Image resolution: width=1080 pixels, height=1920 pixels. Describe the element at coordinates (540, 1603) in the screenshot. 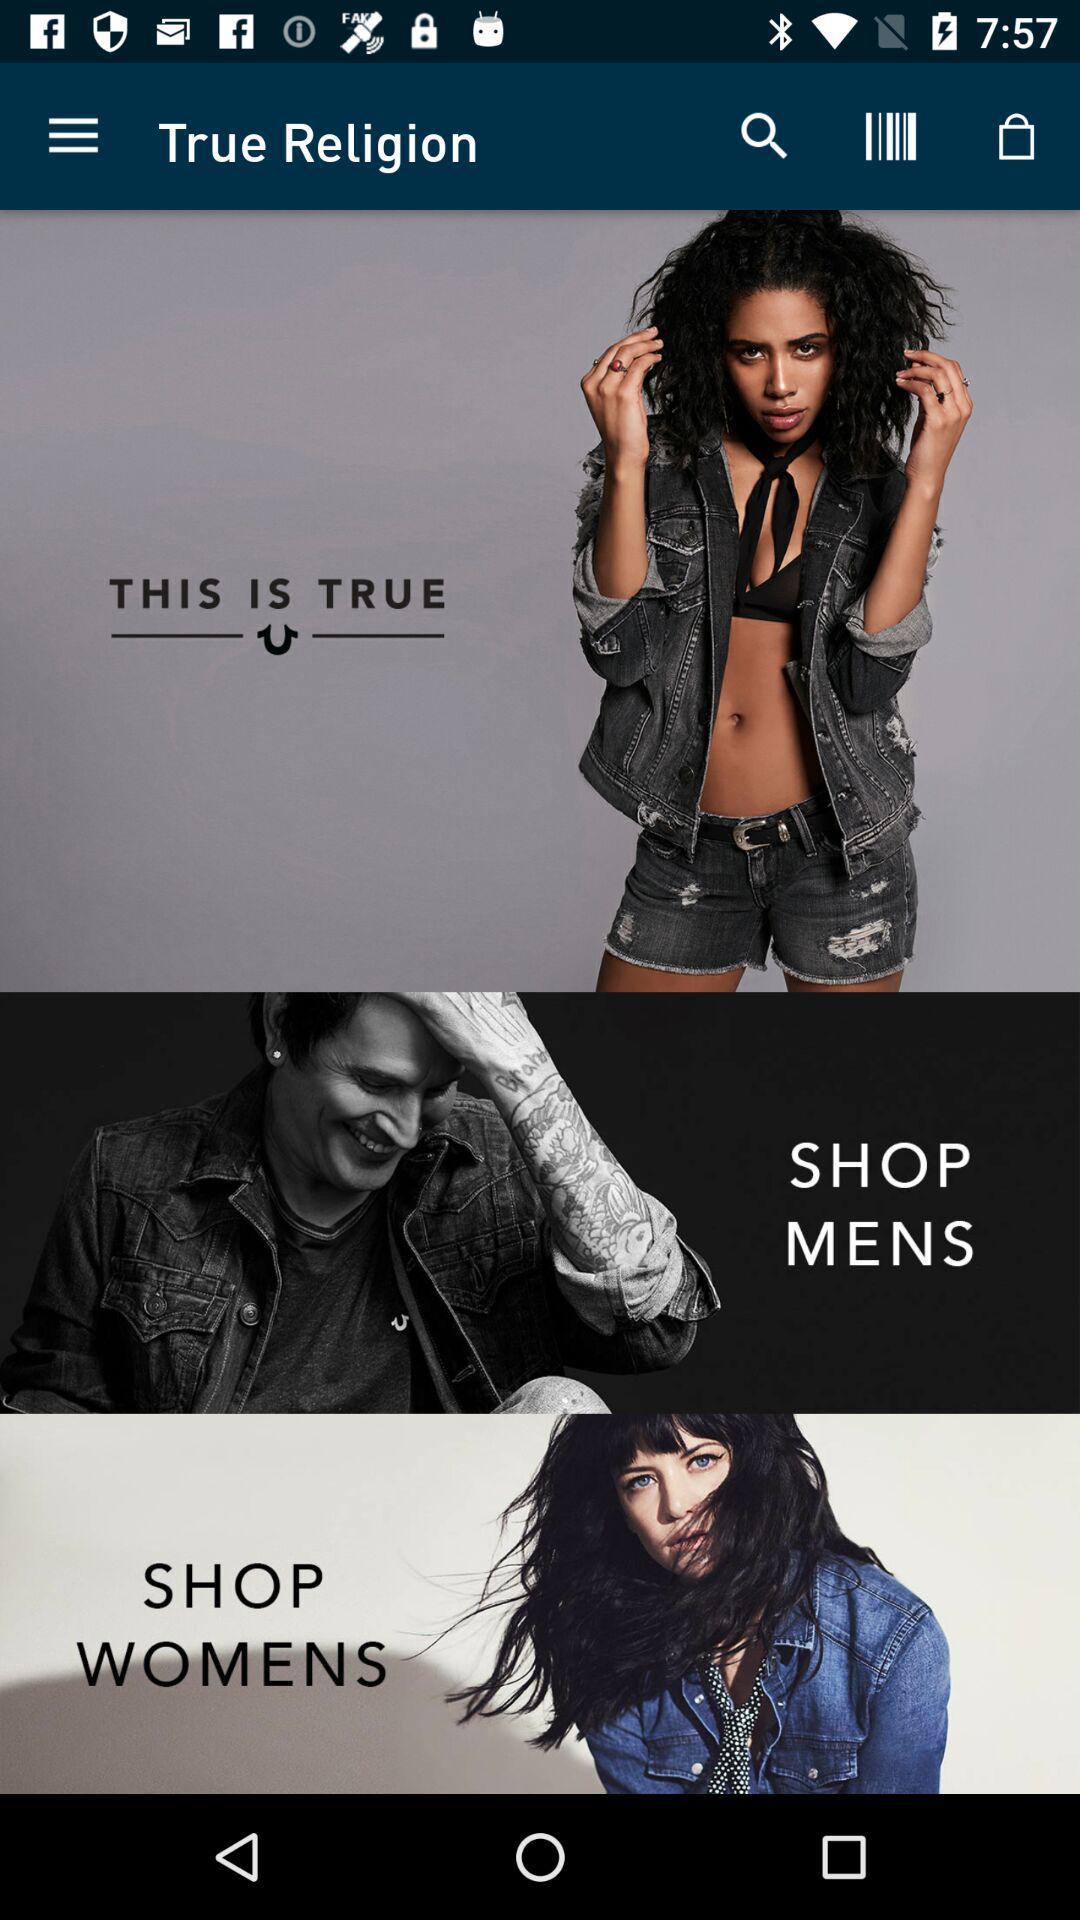

I see `shop this section` at that location.